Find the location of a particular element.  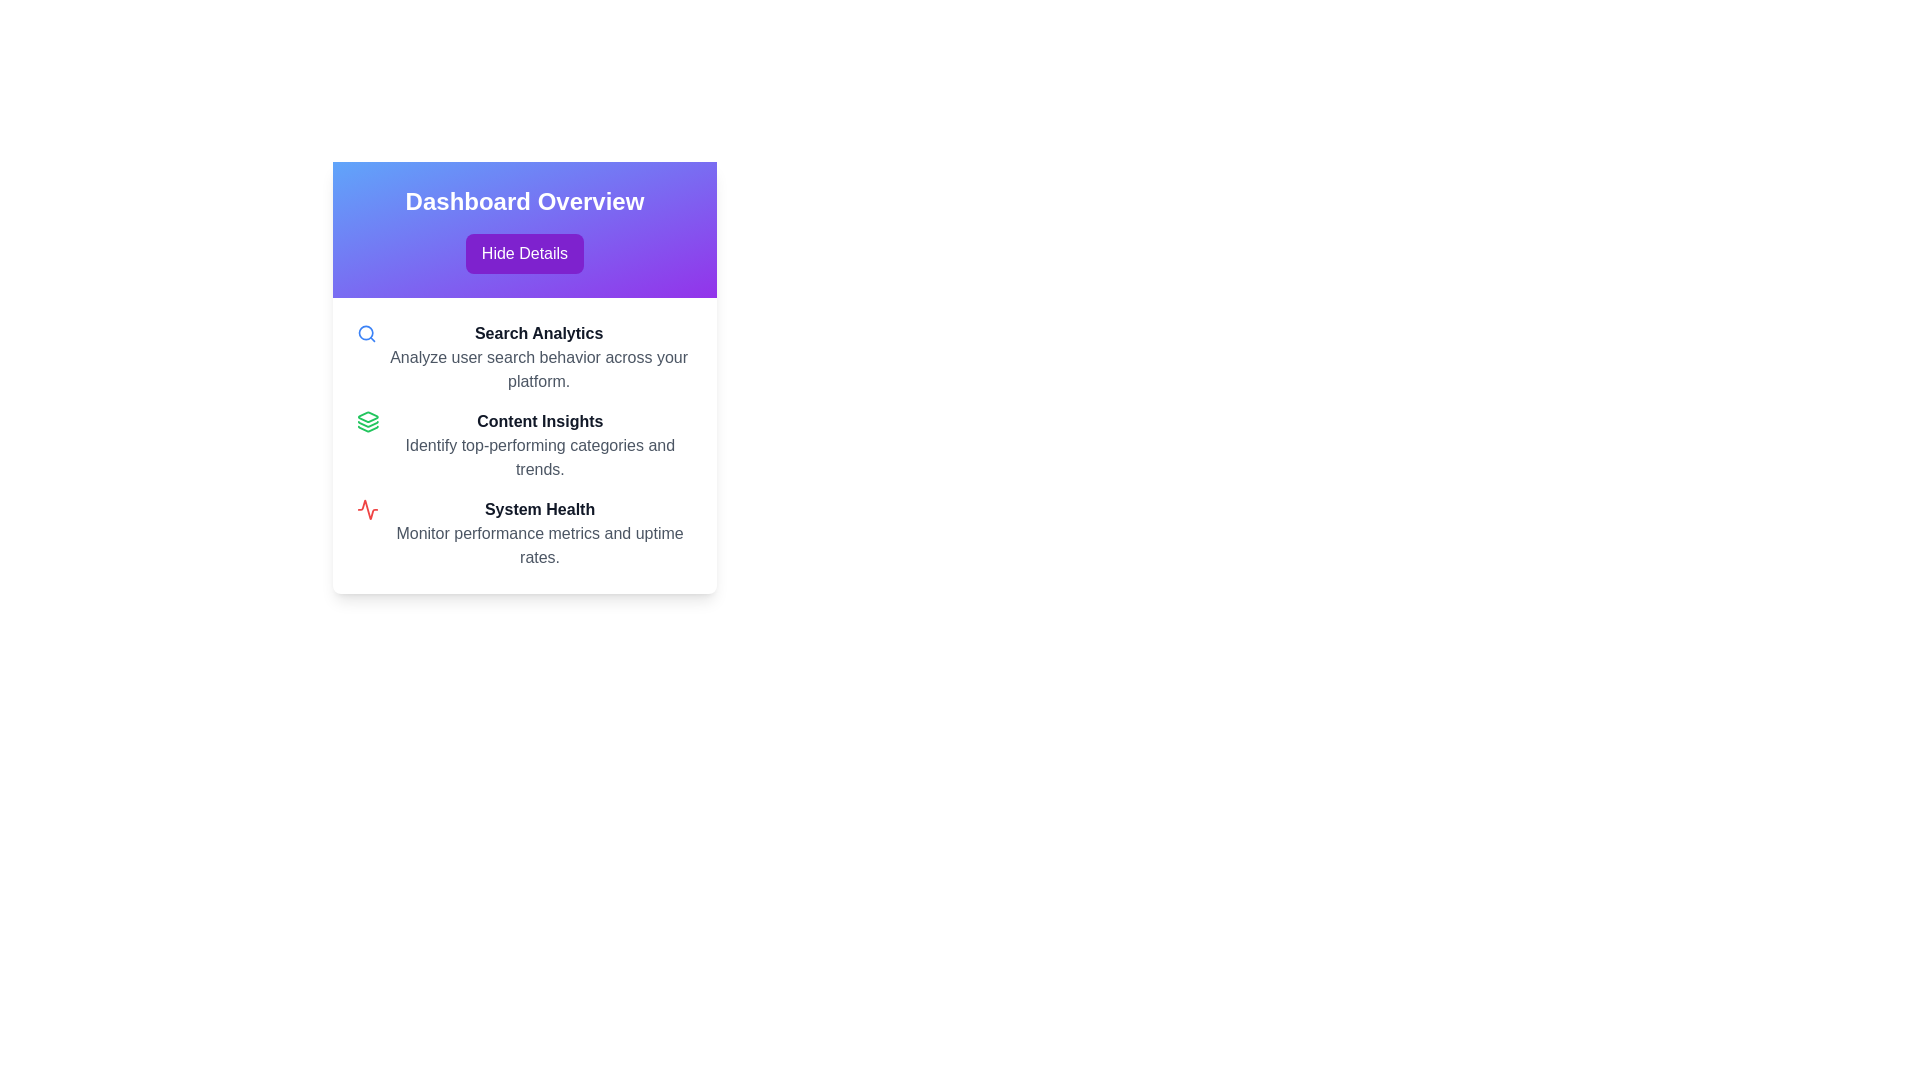

text description of the system's health status and analytics, which is the third entry in a vertically stacked list, located near the bottom of the card interface is located at coordinates (524, 532).